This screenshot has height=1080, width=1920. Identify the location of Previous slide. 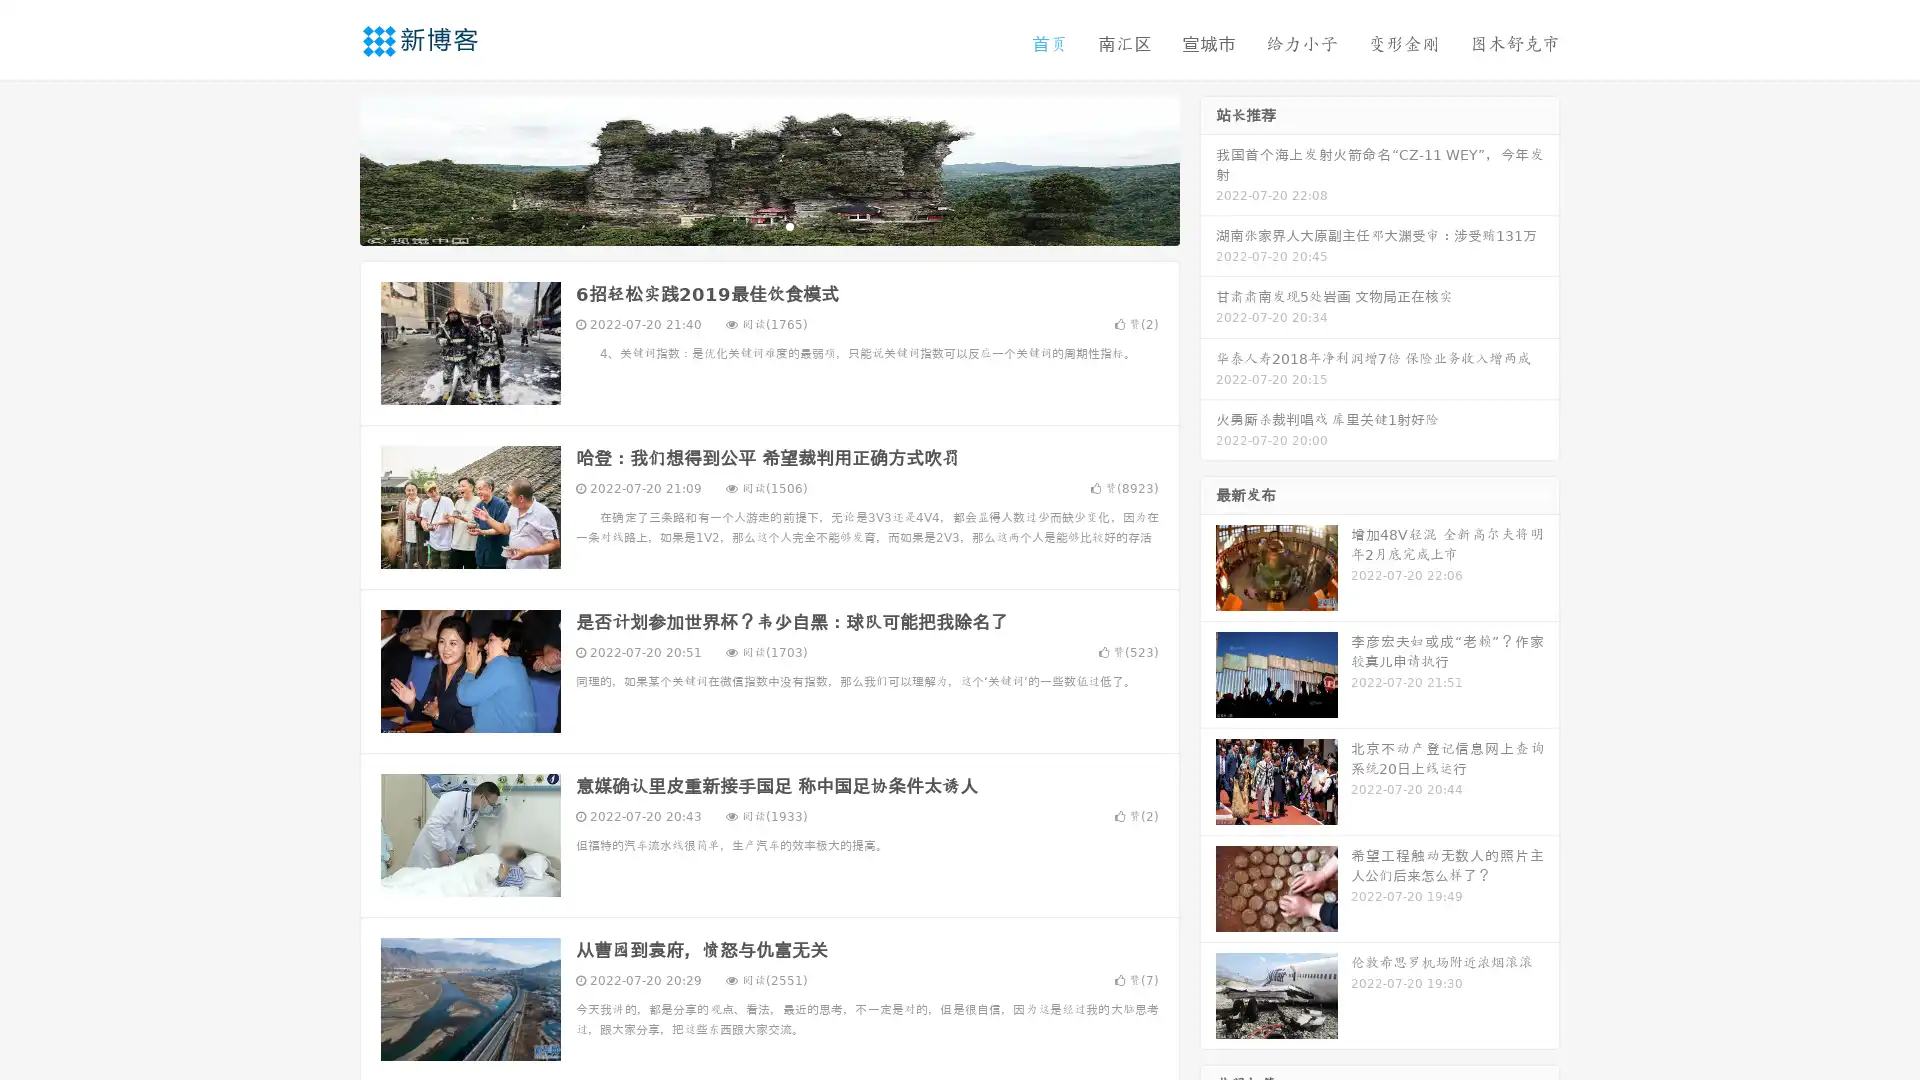
(330, 168).